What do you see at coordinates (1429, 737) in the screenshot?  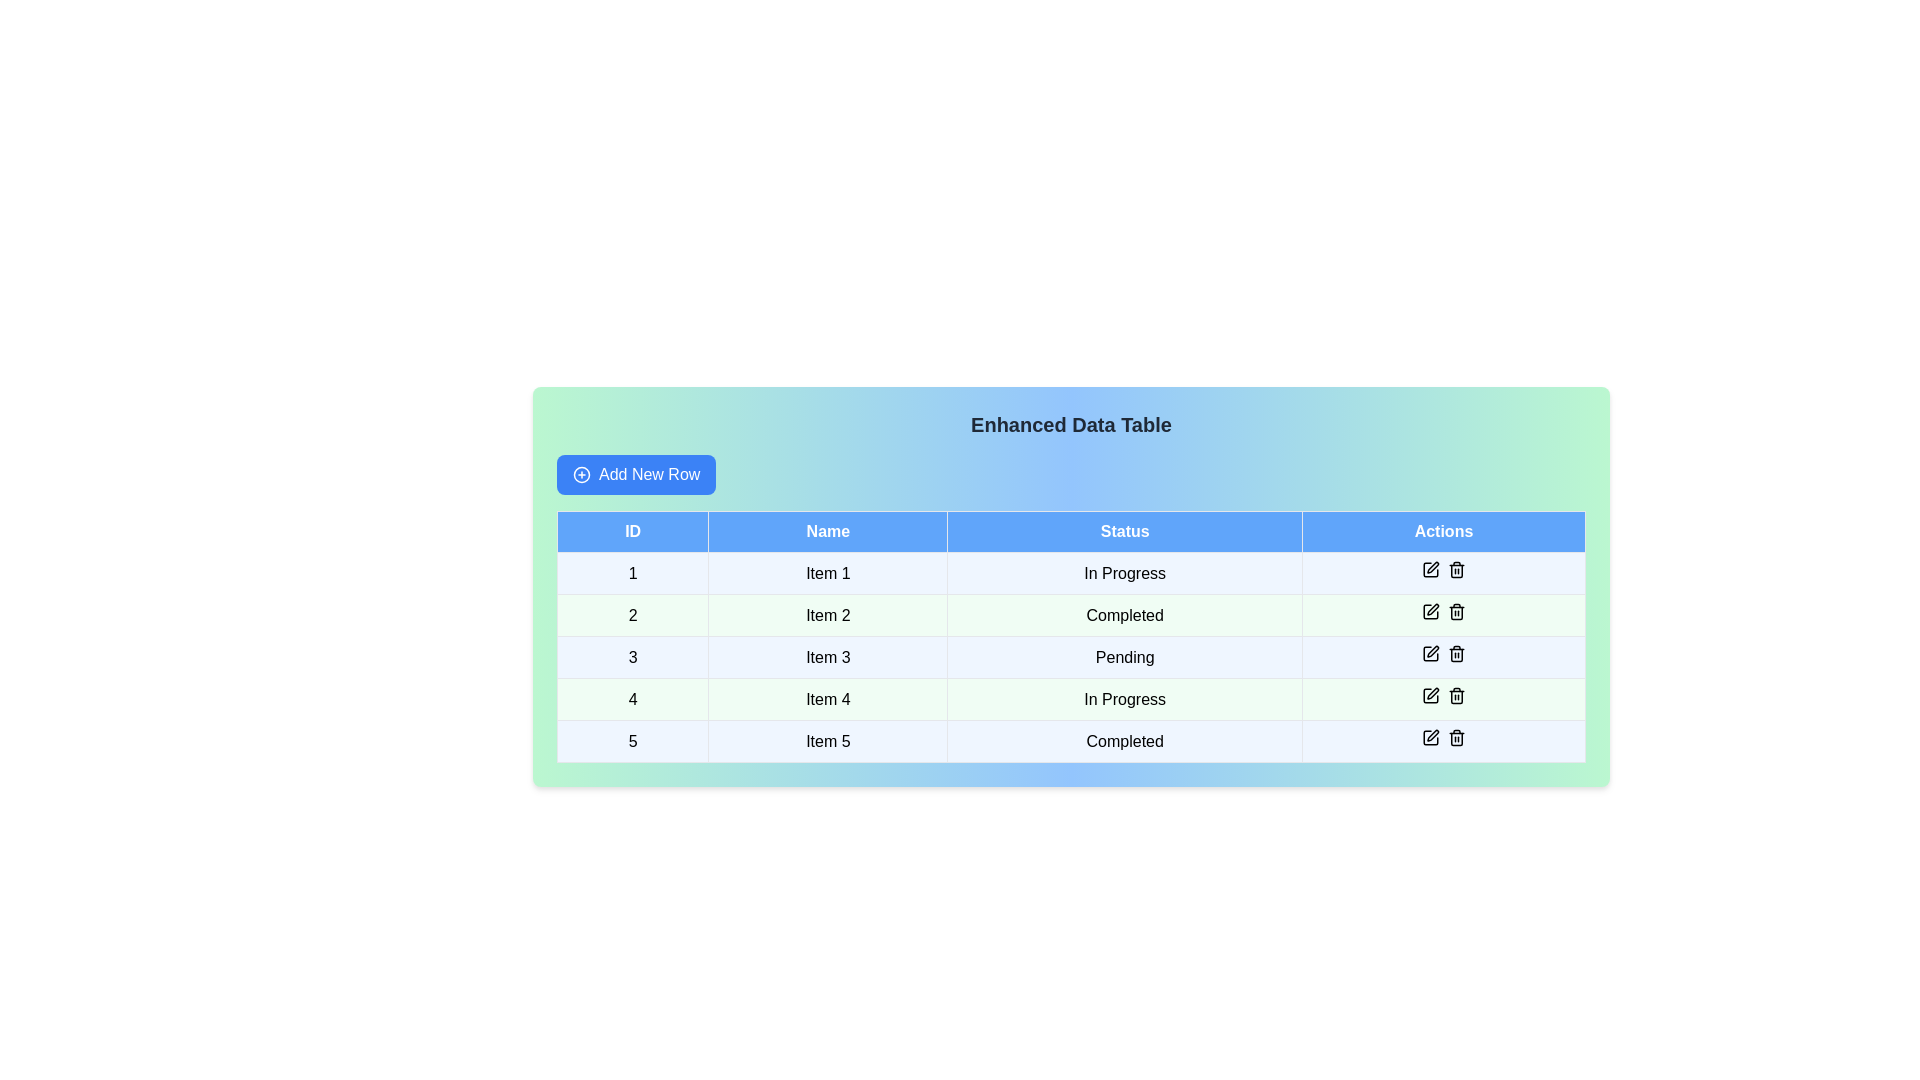 I see `the edit button located in the last row of the data table under the 'Actions' column` at bounding box center [1429, 737].